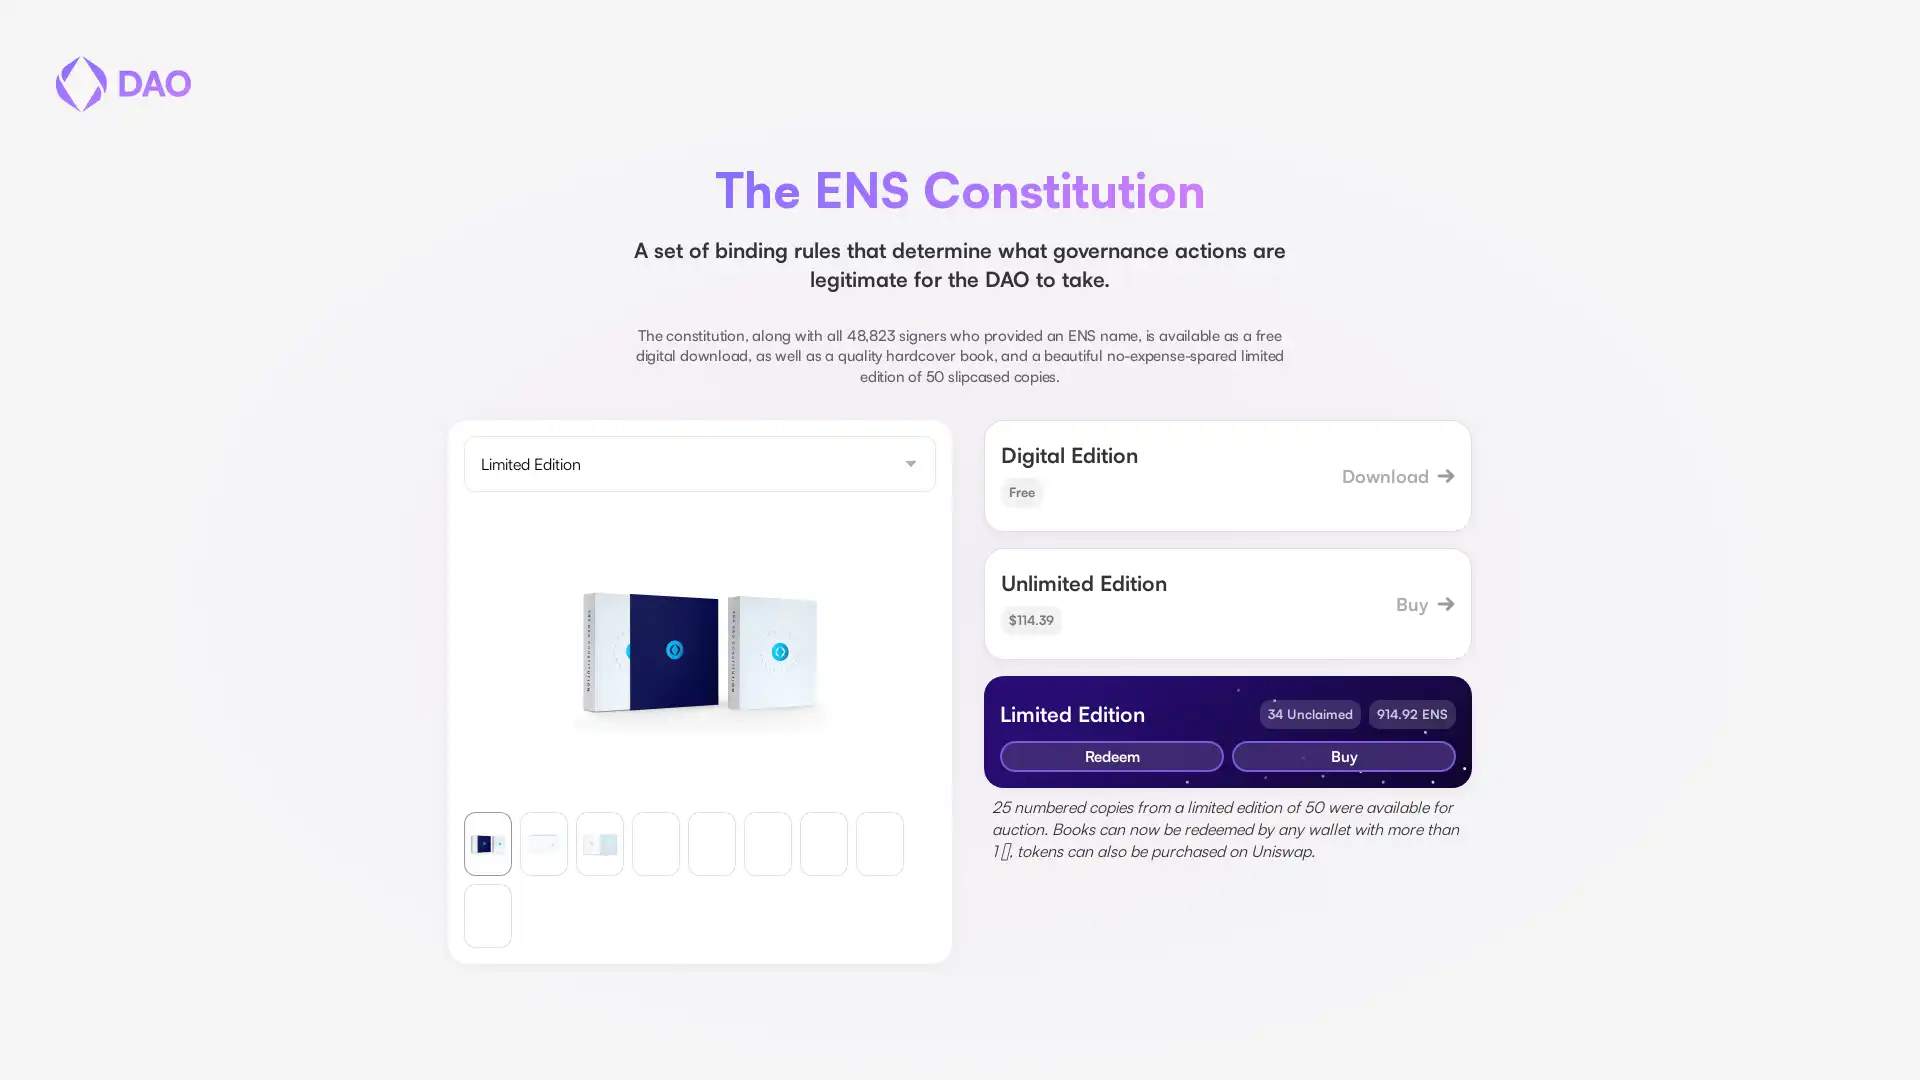 This screenshot has height=1080, width=1920. Describe the element at coordinates (824, 843) in the screenshot. I see `Limited edition page example 5` at that location.